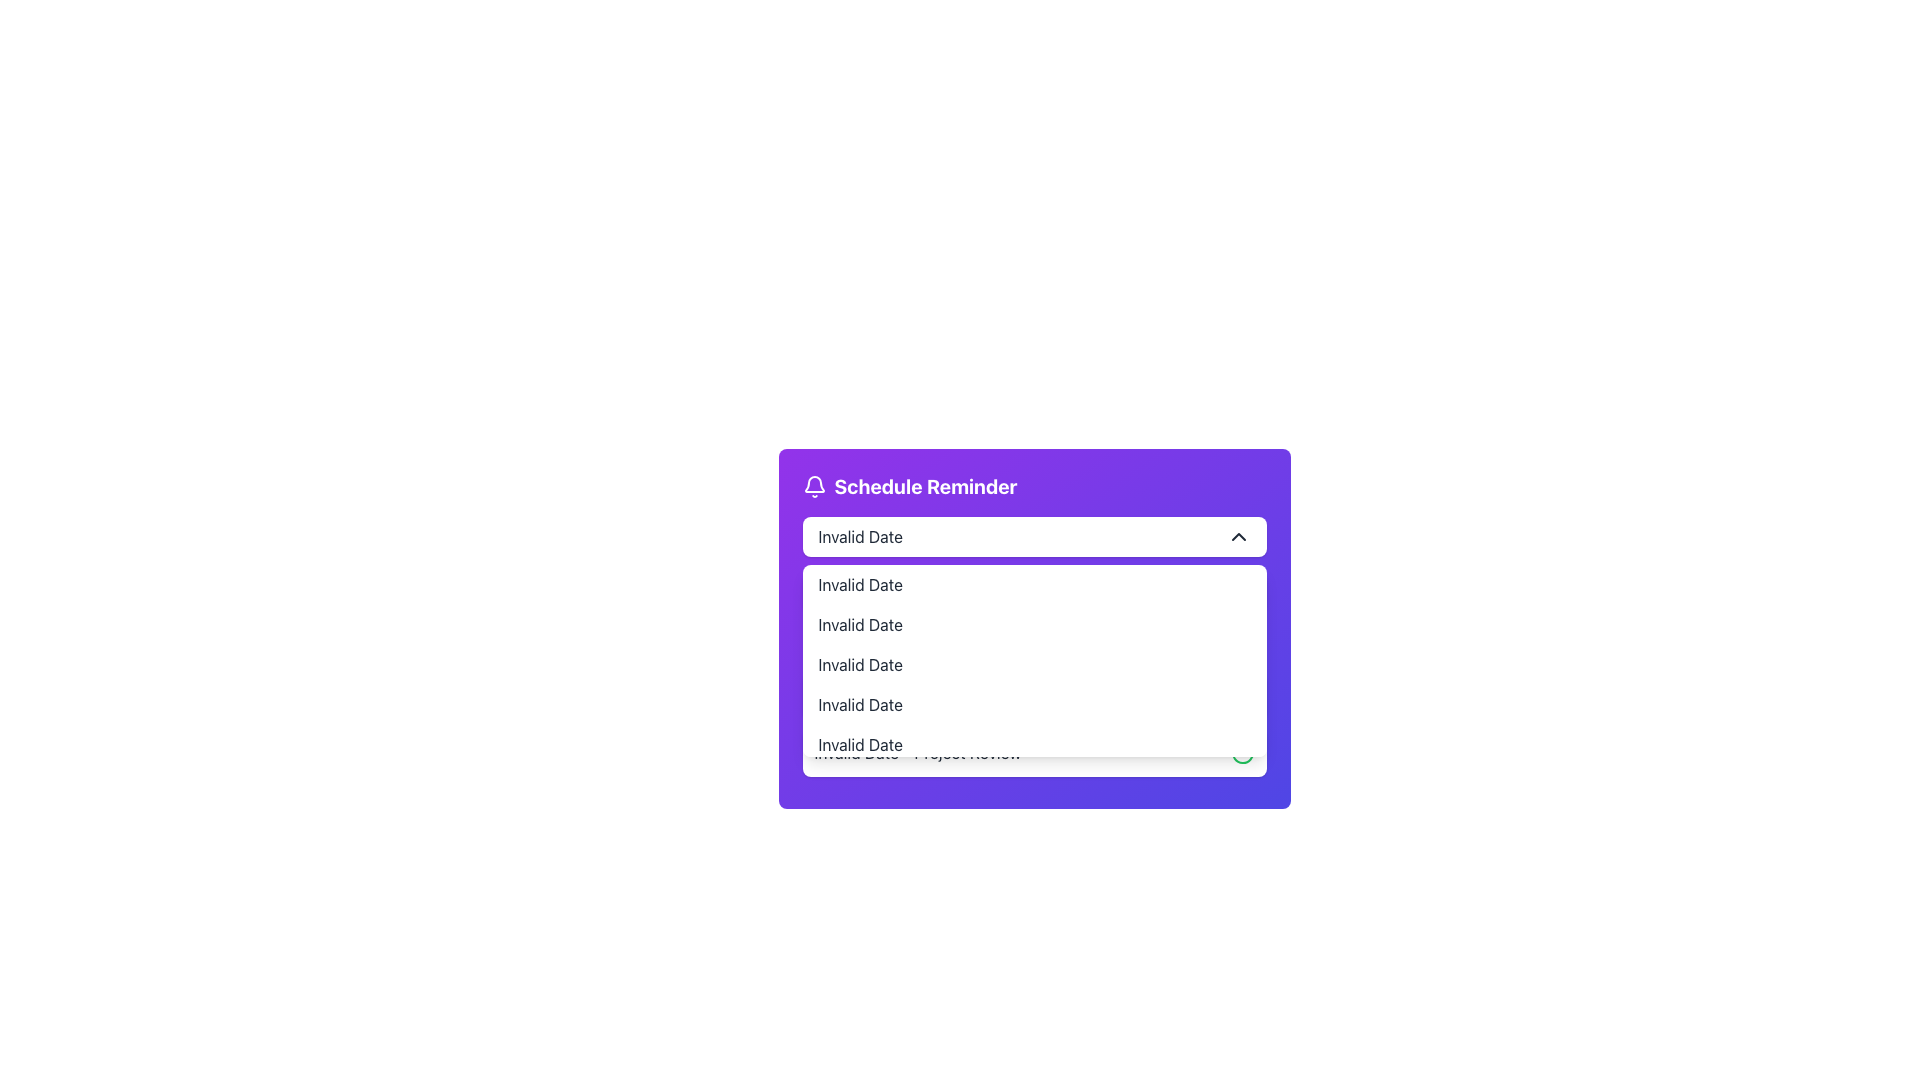 This screenshot has height=1080, width=1920. I want to click on the fifth selectable option within the dropdown menu of the 'Schedule Reminder' interface, so click(1034, 744).